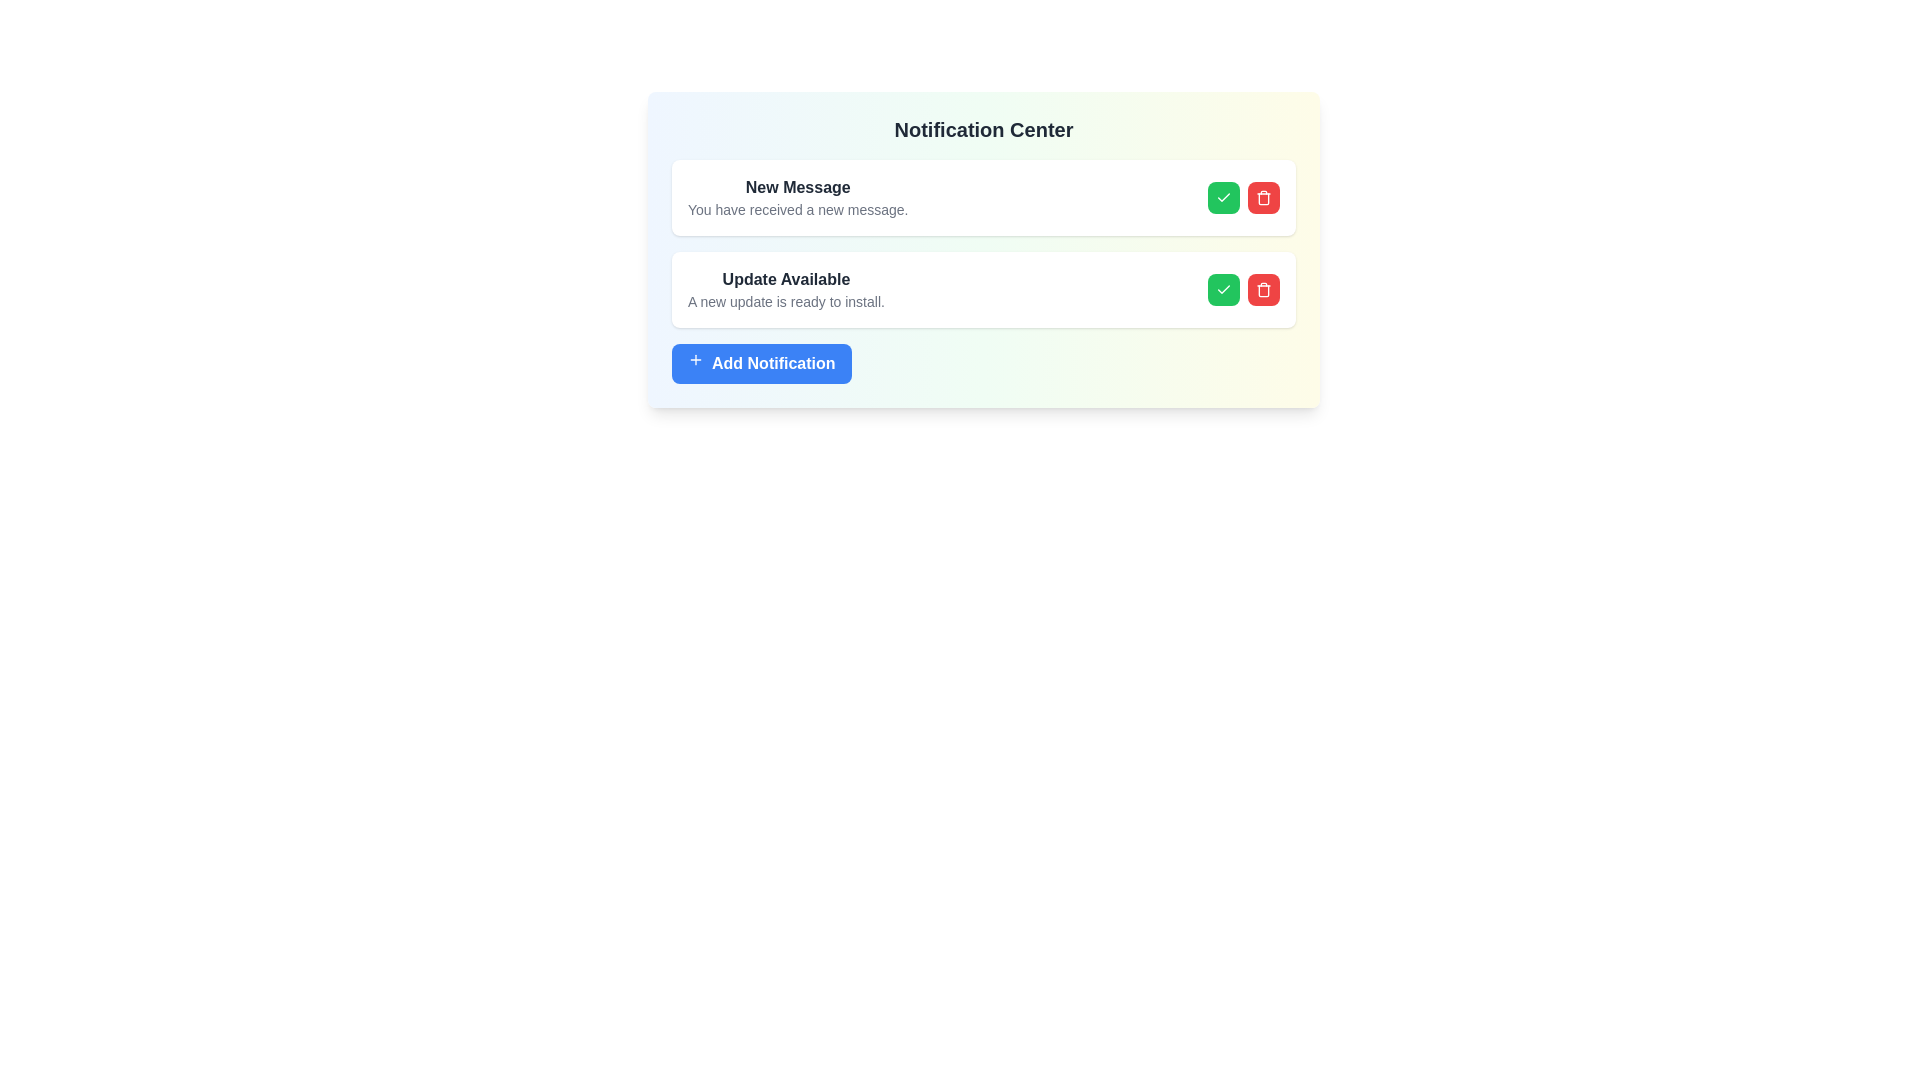 The width and height of the screenshot is (1920, 1080). What do you see at coordinates (1223, 197) in the screenshot?
I see `the leftmost button in the horizontal arrangement on the right side of the 'New Message' notification card to acknowledge the notification` at bounding box center [1223, 197].